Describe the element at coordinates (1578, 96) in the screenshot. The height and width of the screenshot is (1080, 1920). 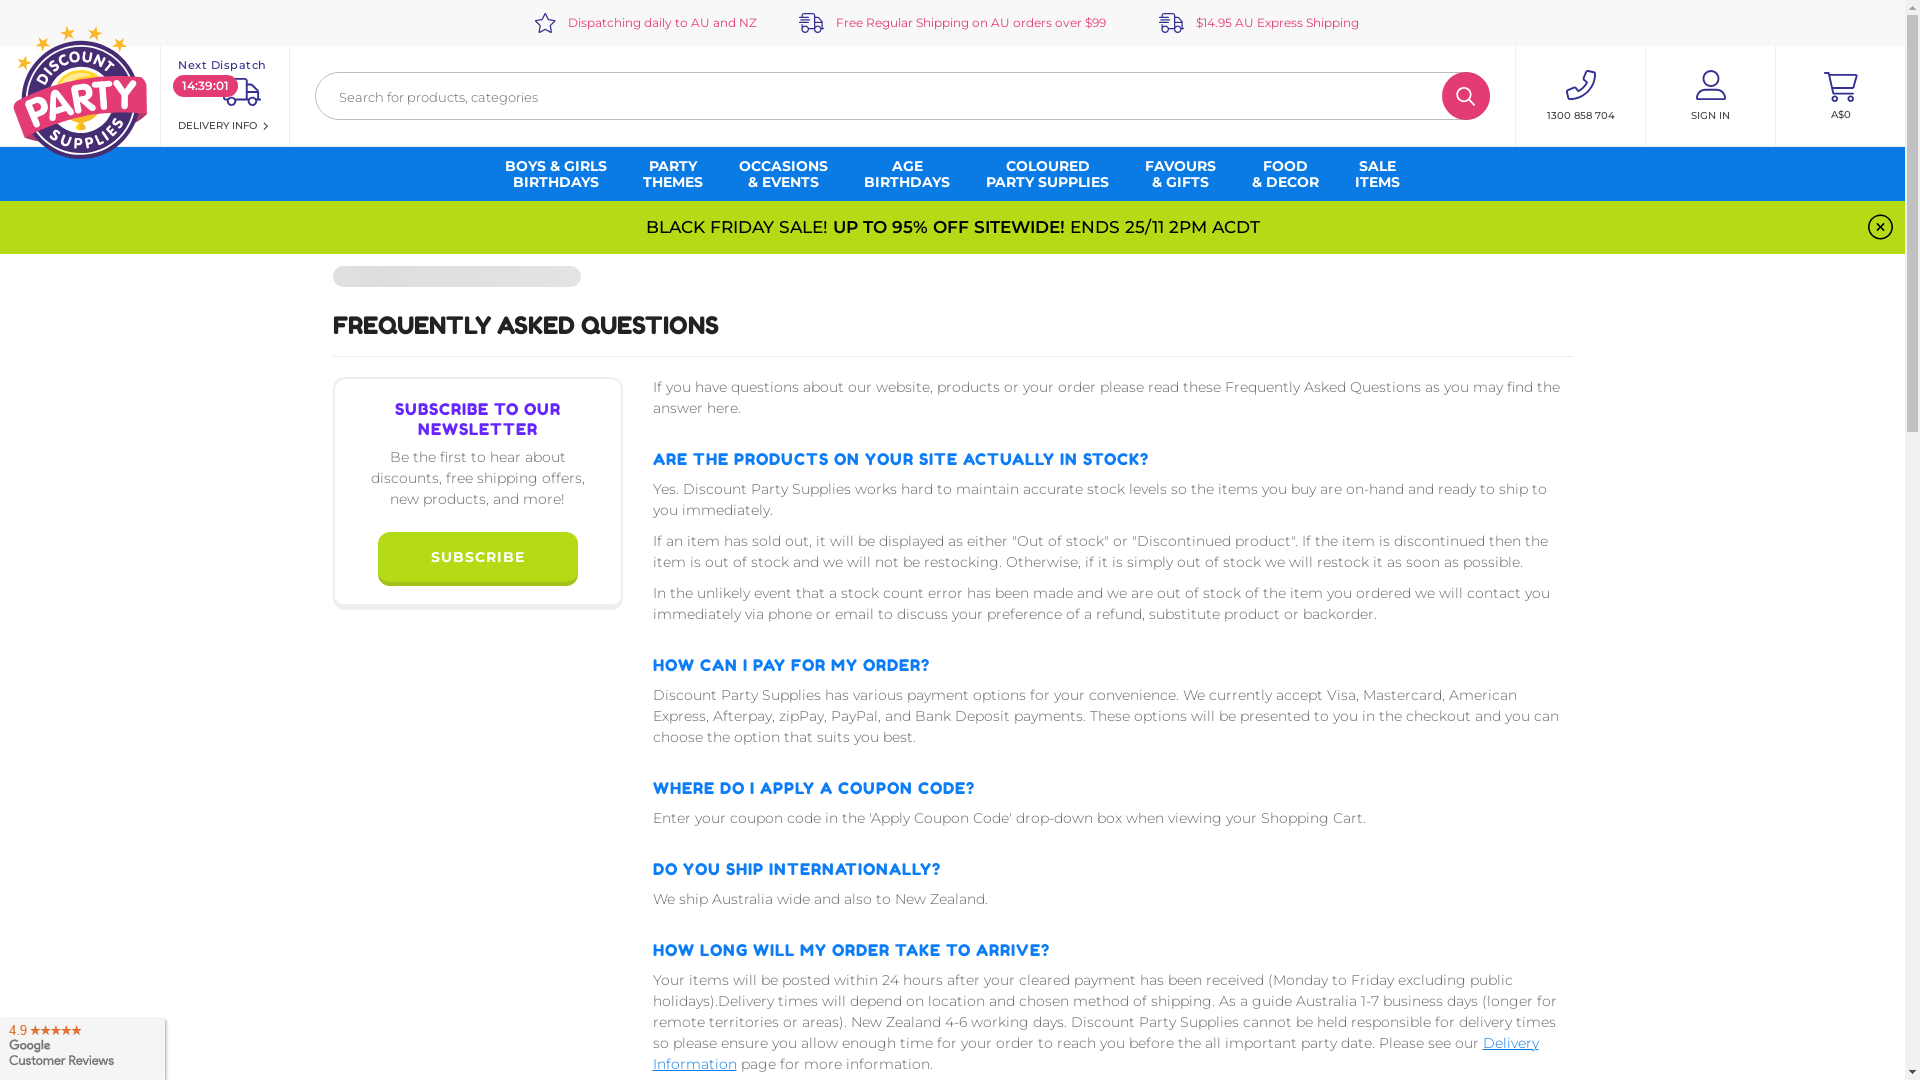
I see `'1300 858 704'` at that location.